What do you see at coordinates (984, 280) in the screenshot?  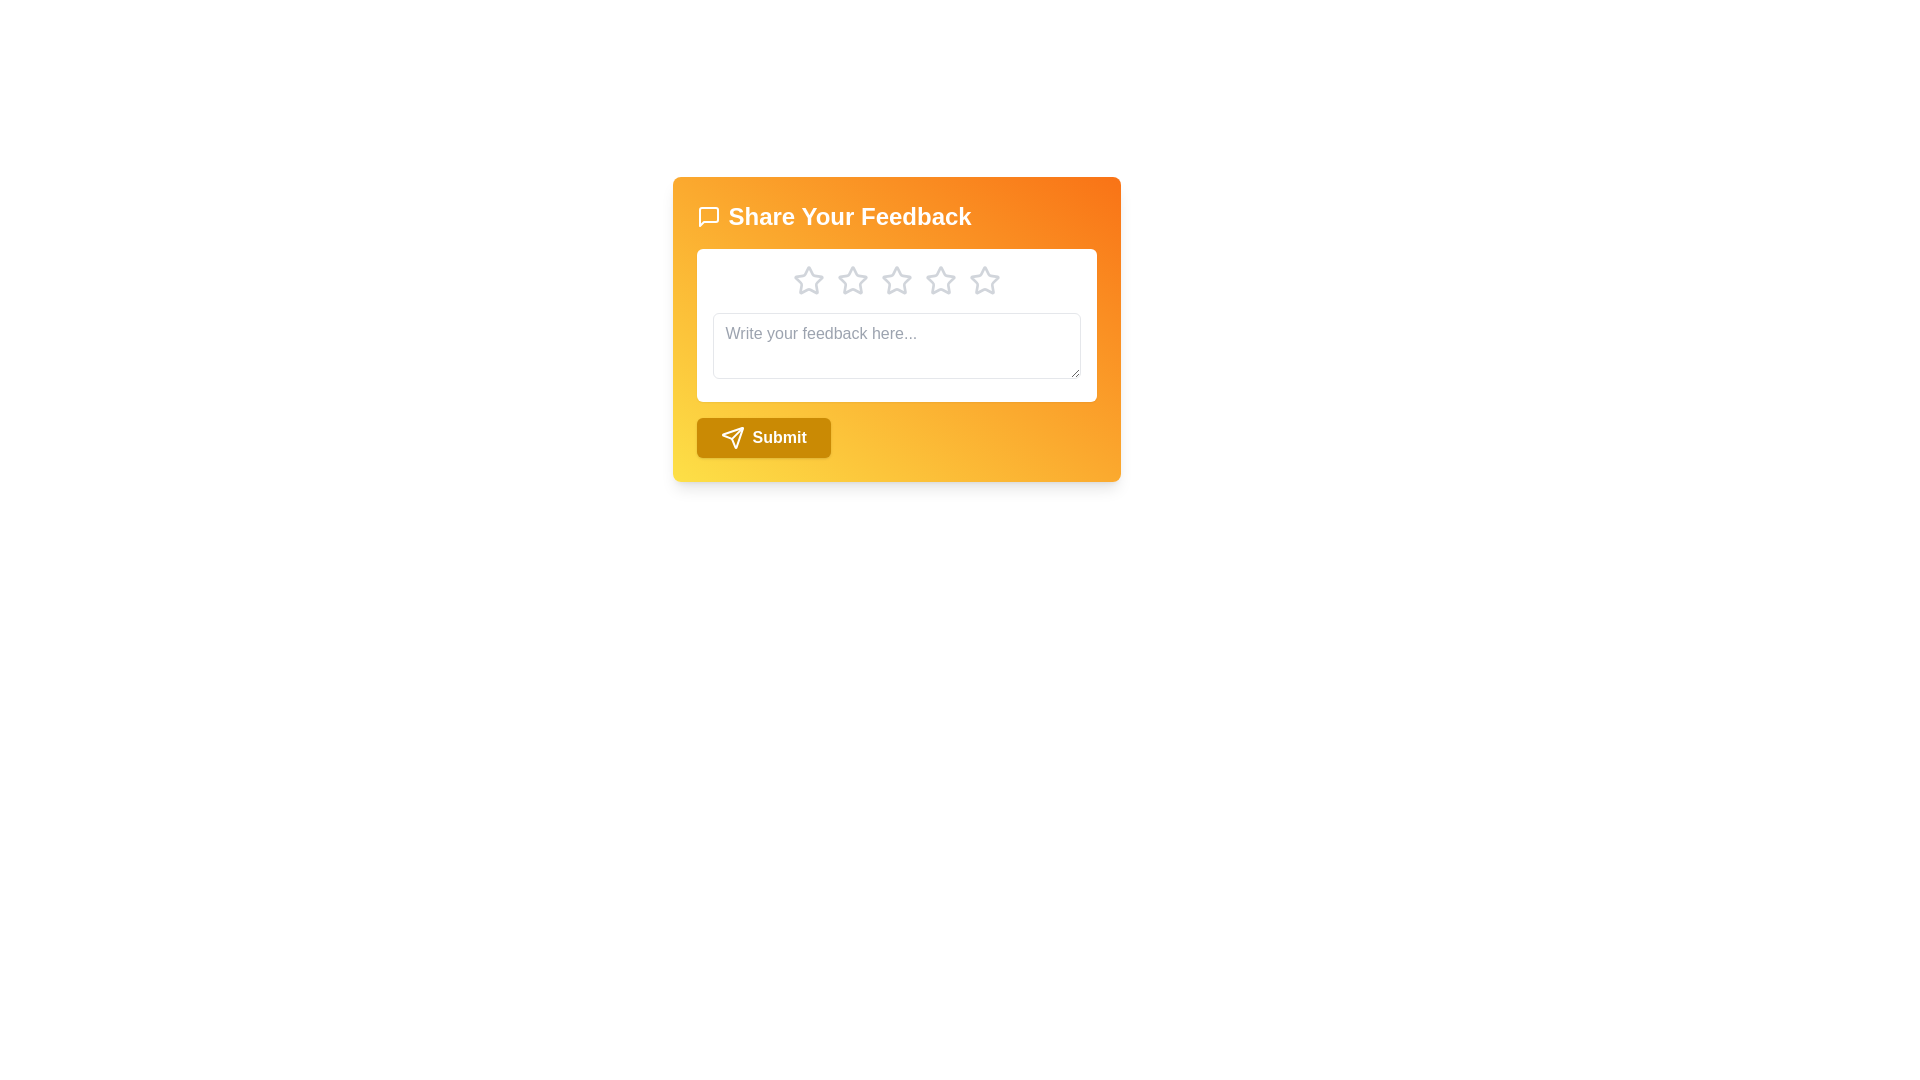 I see `the fifth star icon in the rating system` at bounding box center [984, 280].